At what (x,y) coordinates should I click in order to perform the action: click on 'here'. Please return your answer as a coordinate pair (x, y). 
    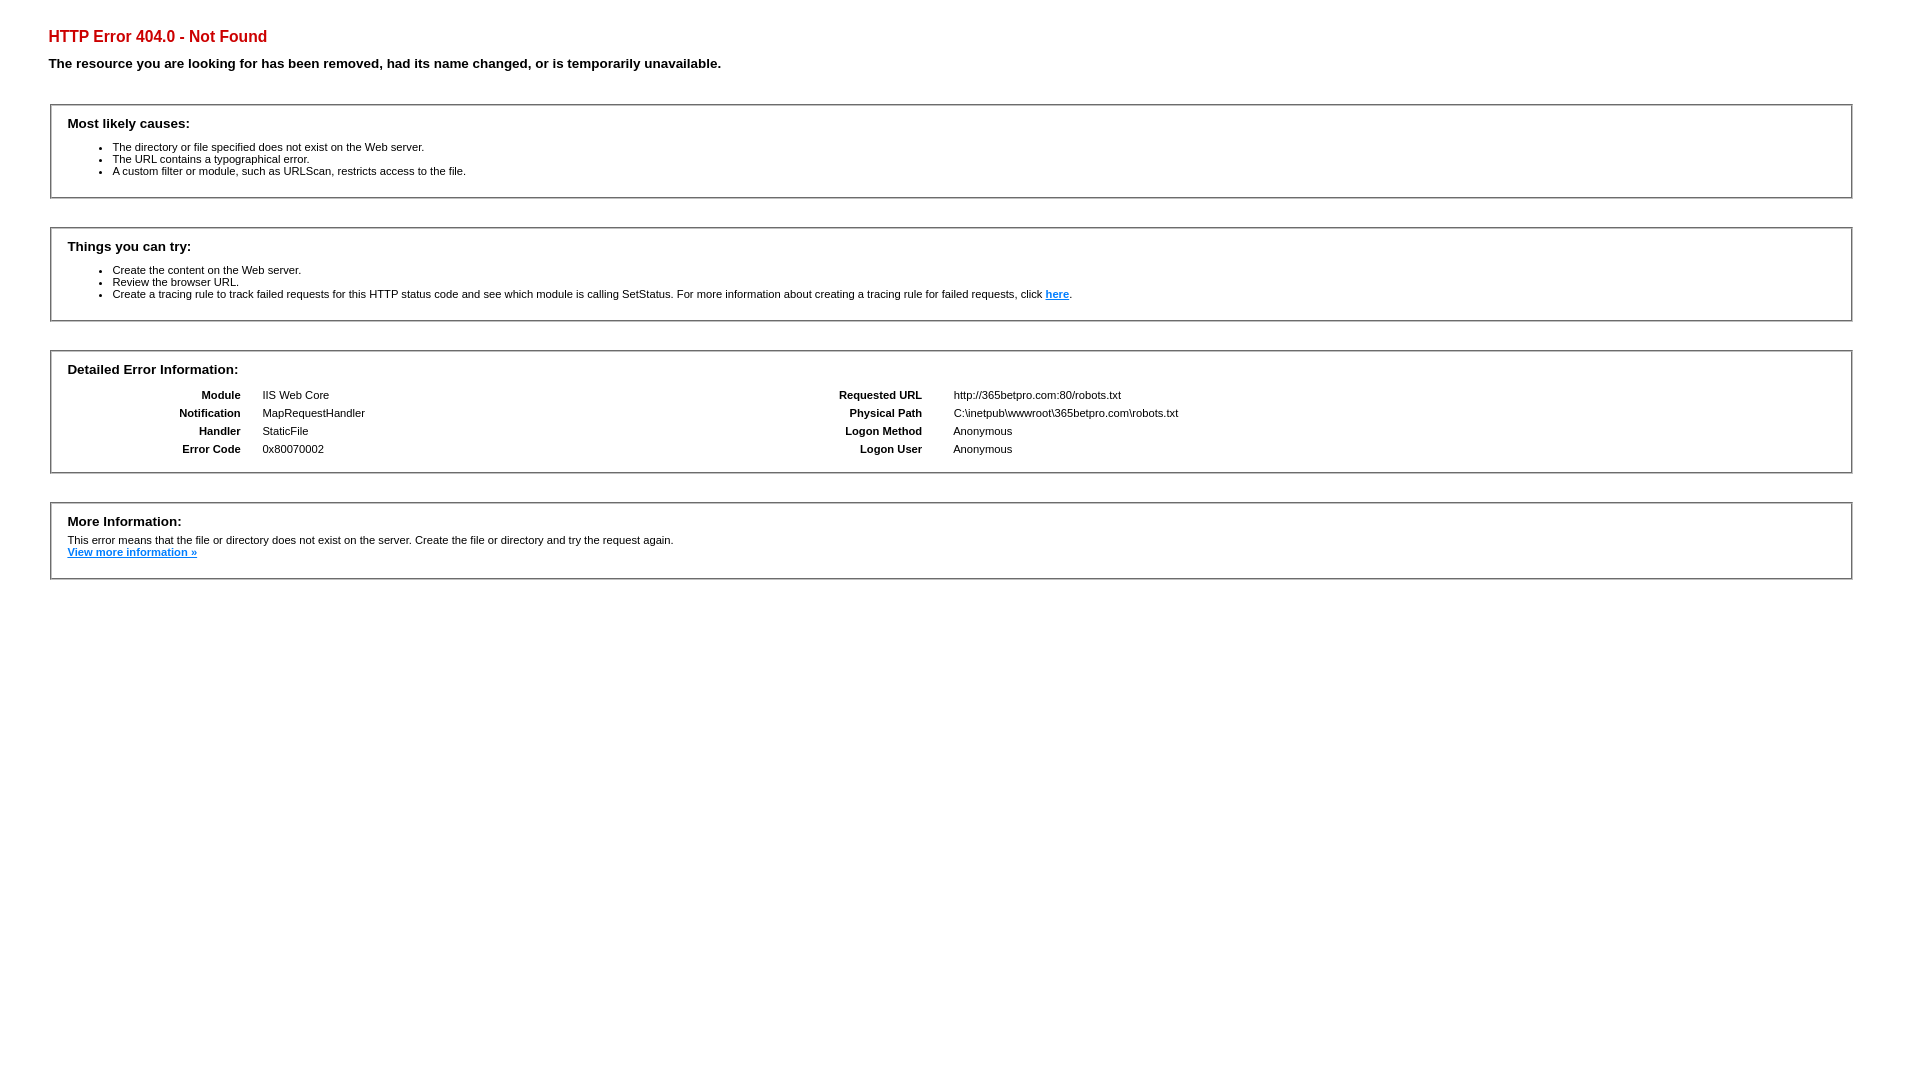
    Looking at the image, I should click on (1056, 293).